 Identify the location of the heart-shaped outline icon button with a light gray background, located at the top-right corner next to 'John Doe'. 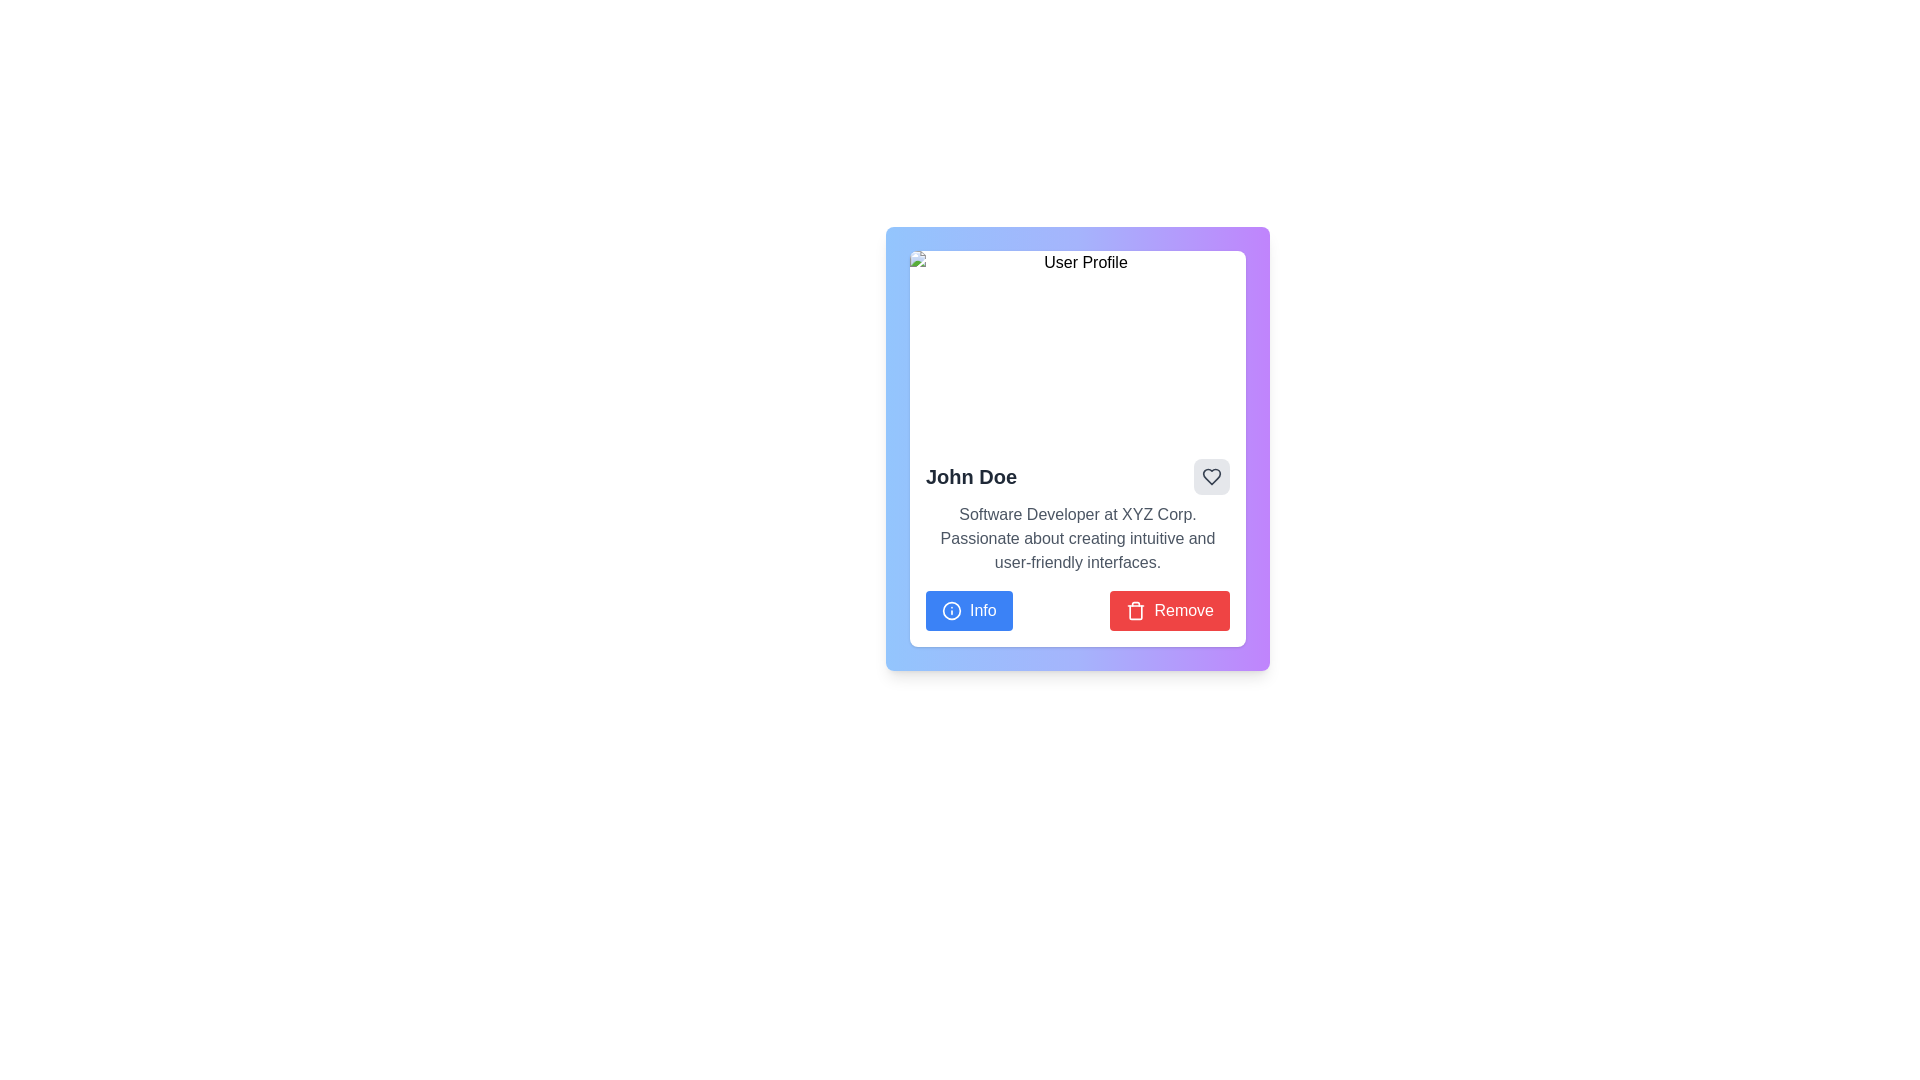
(1210, 477).